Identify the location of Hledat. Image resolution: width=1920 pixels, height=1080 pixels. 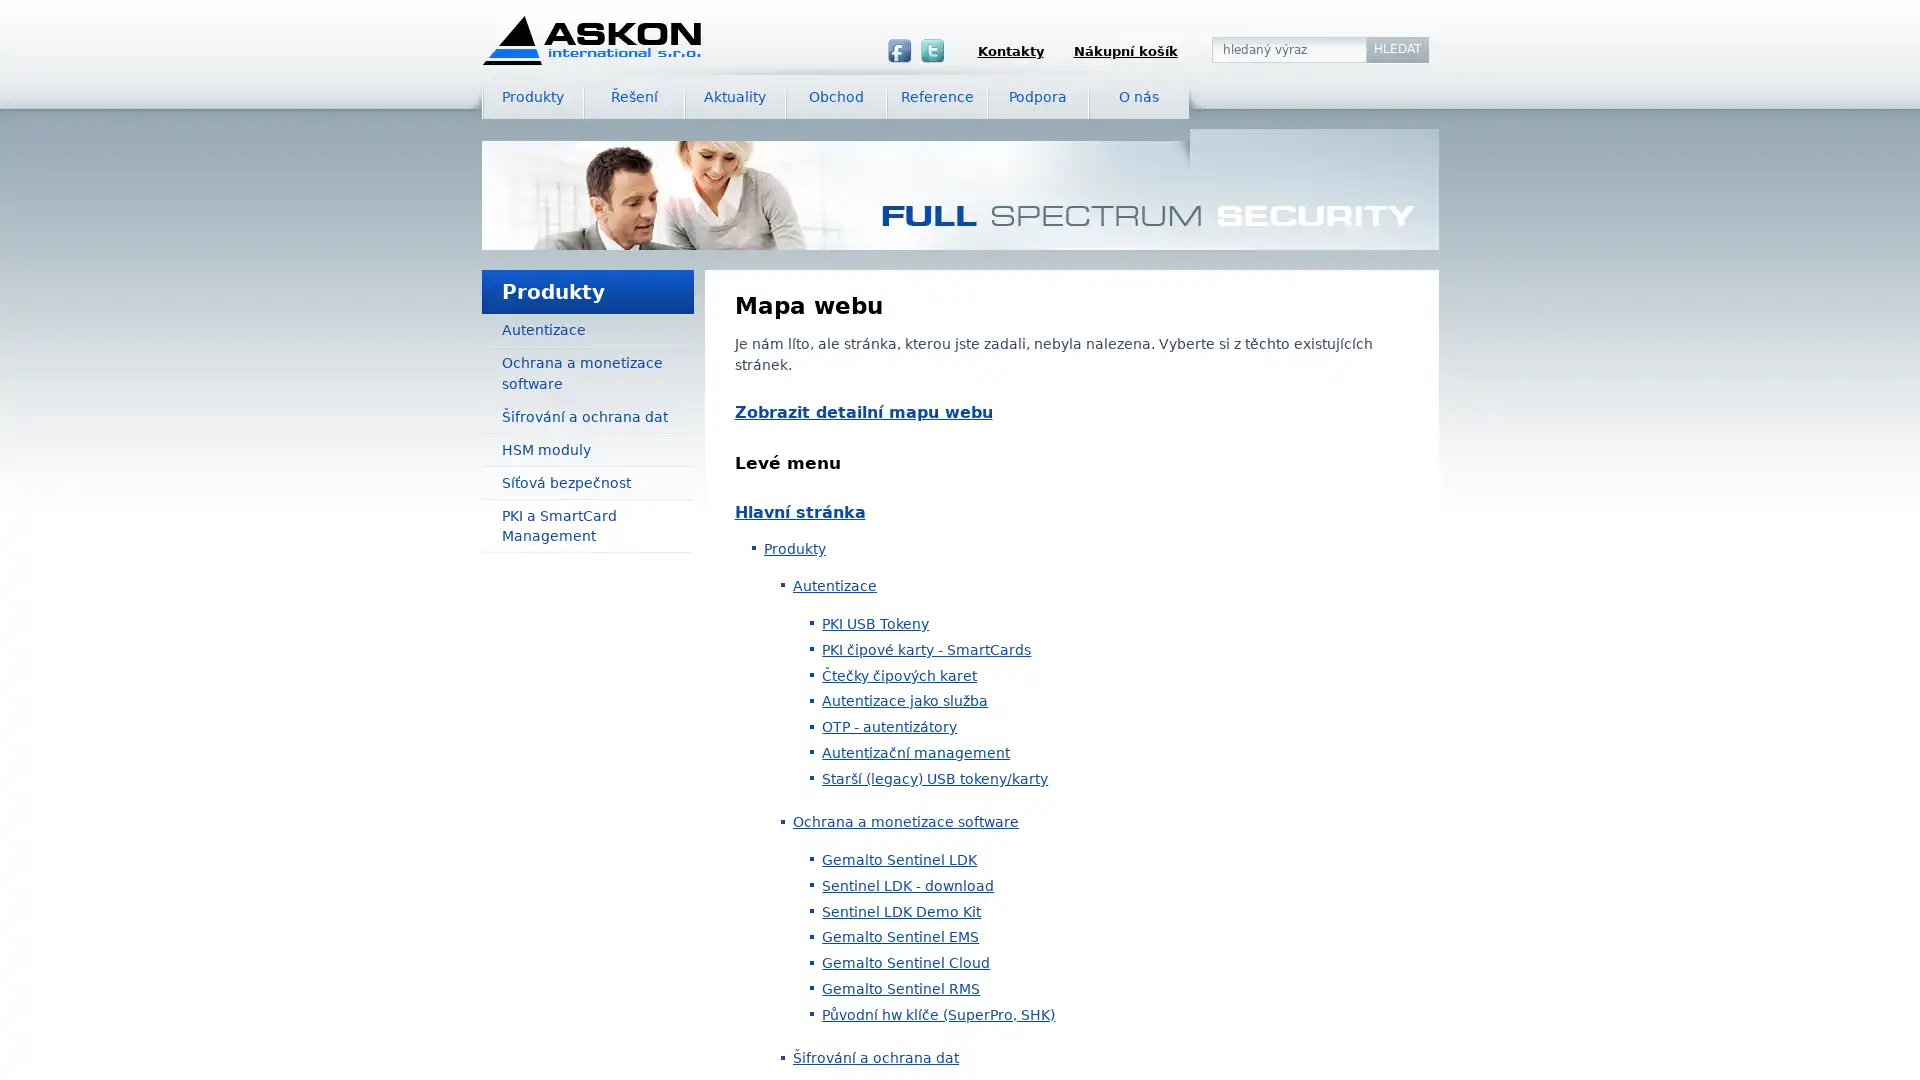
(1396, 49).